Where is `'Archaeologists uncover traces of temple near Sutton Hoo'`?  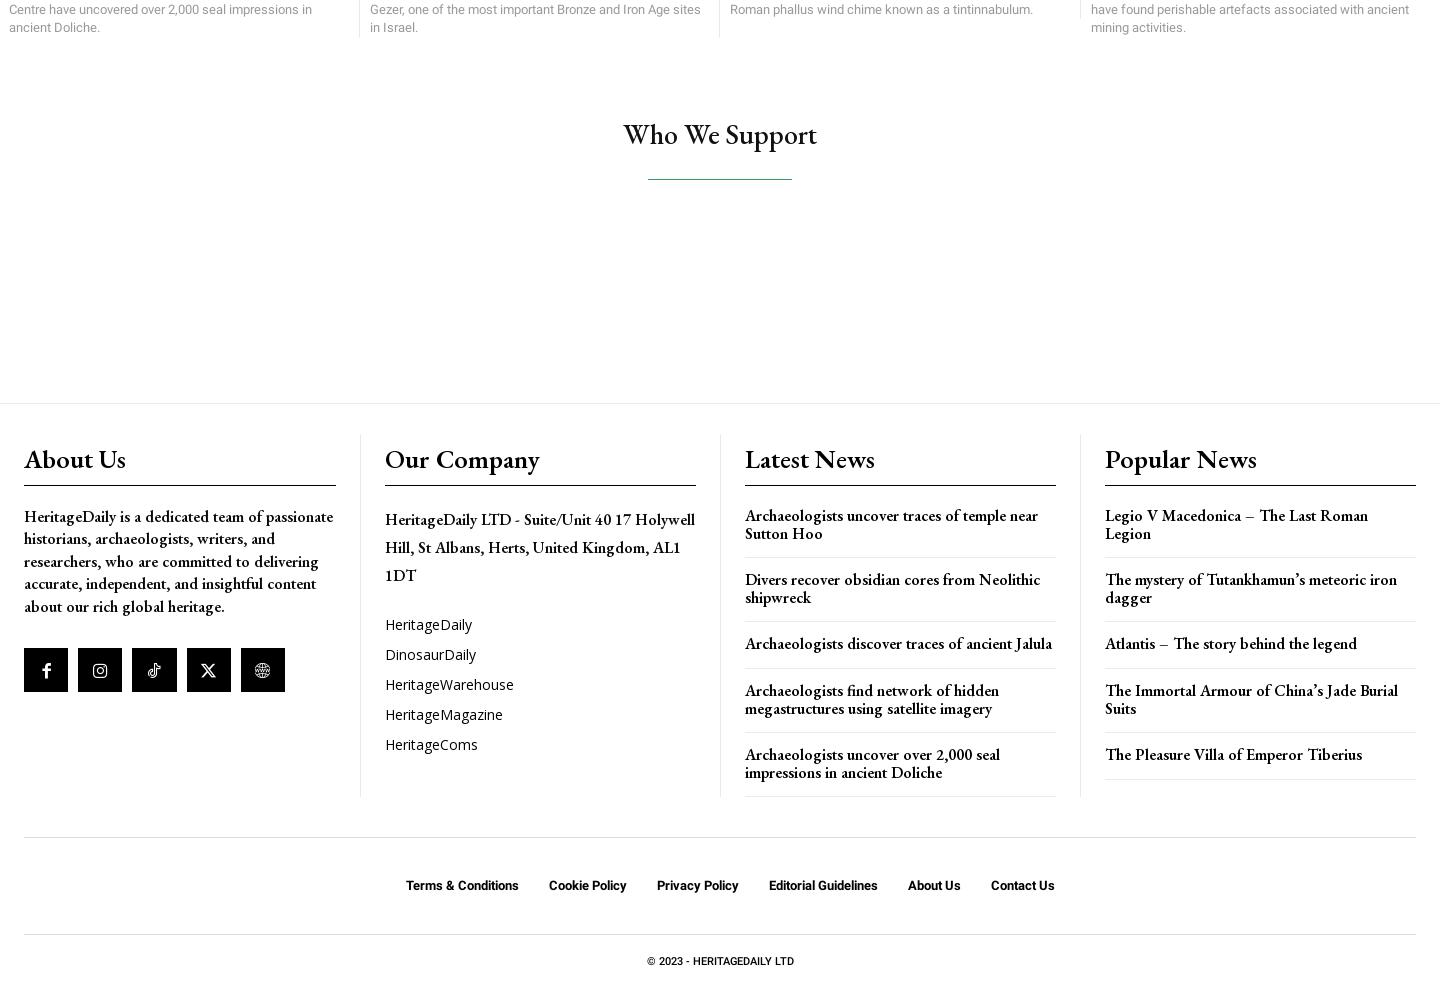 'Archaeologists uncover traces of temple near Sutton Hoo' is located at coordinates (890, 524).